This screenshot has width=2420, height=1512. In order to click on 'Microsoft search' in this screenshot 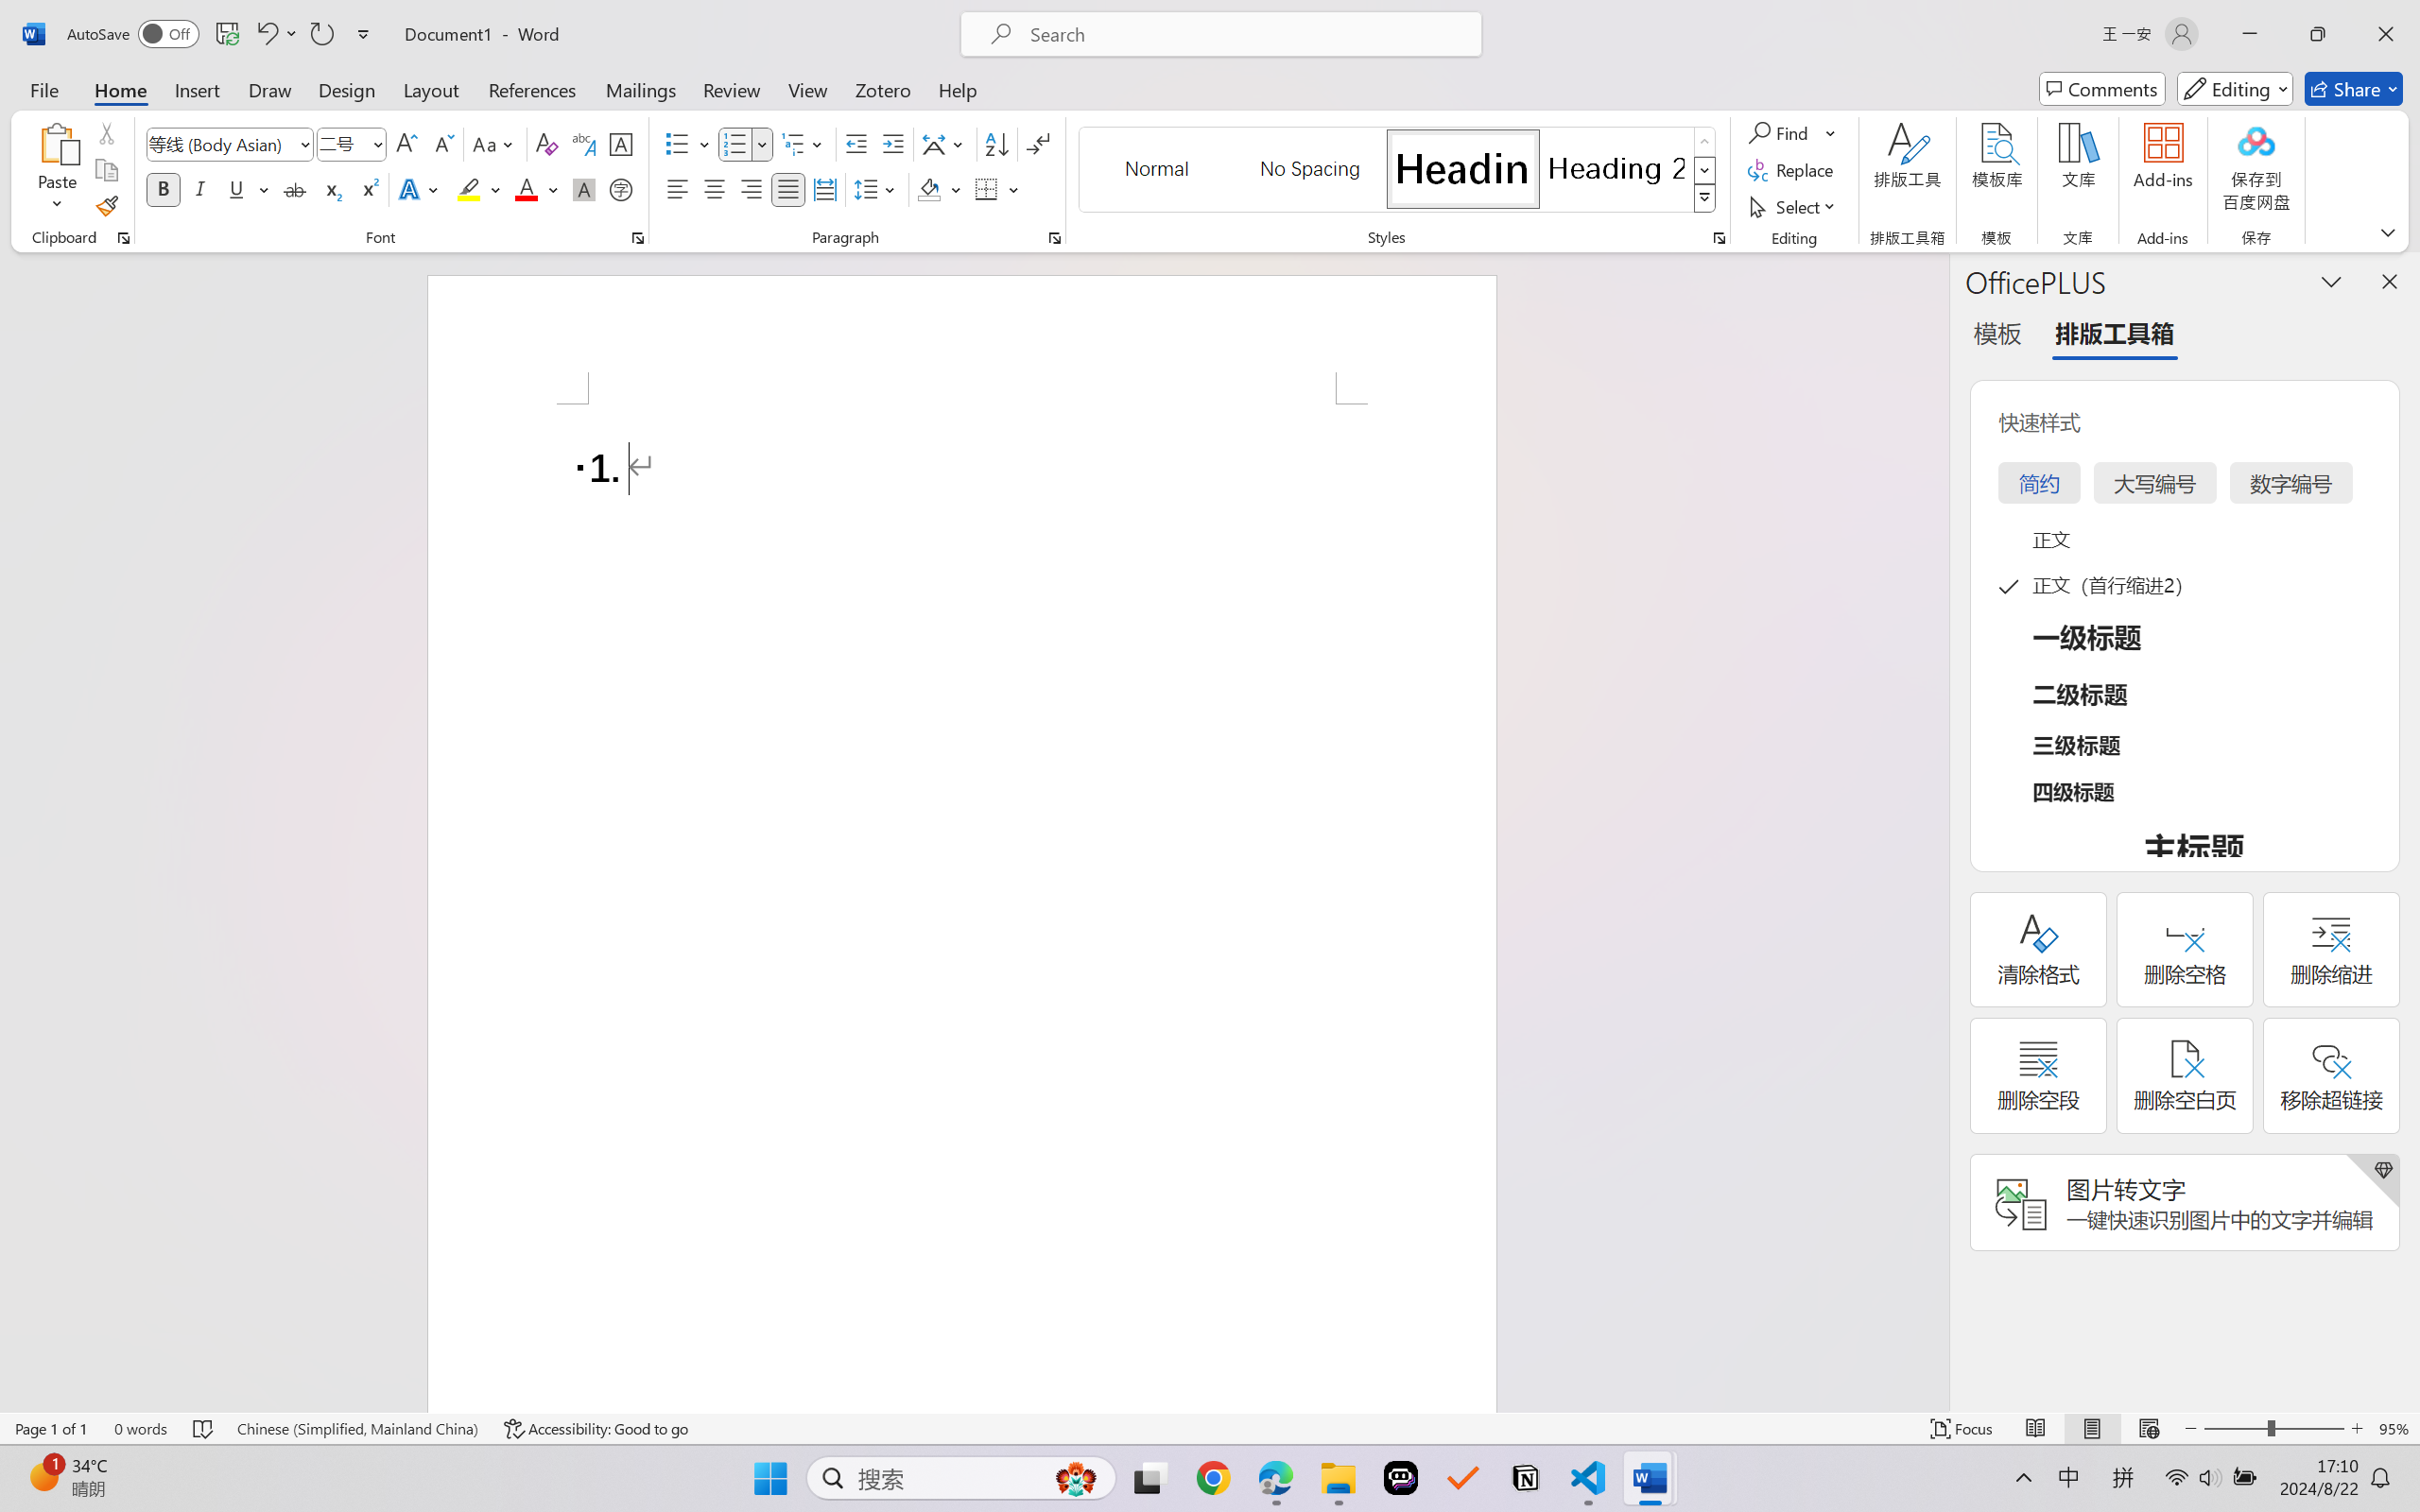, I will do `click(1246, 33)`.